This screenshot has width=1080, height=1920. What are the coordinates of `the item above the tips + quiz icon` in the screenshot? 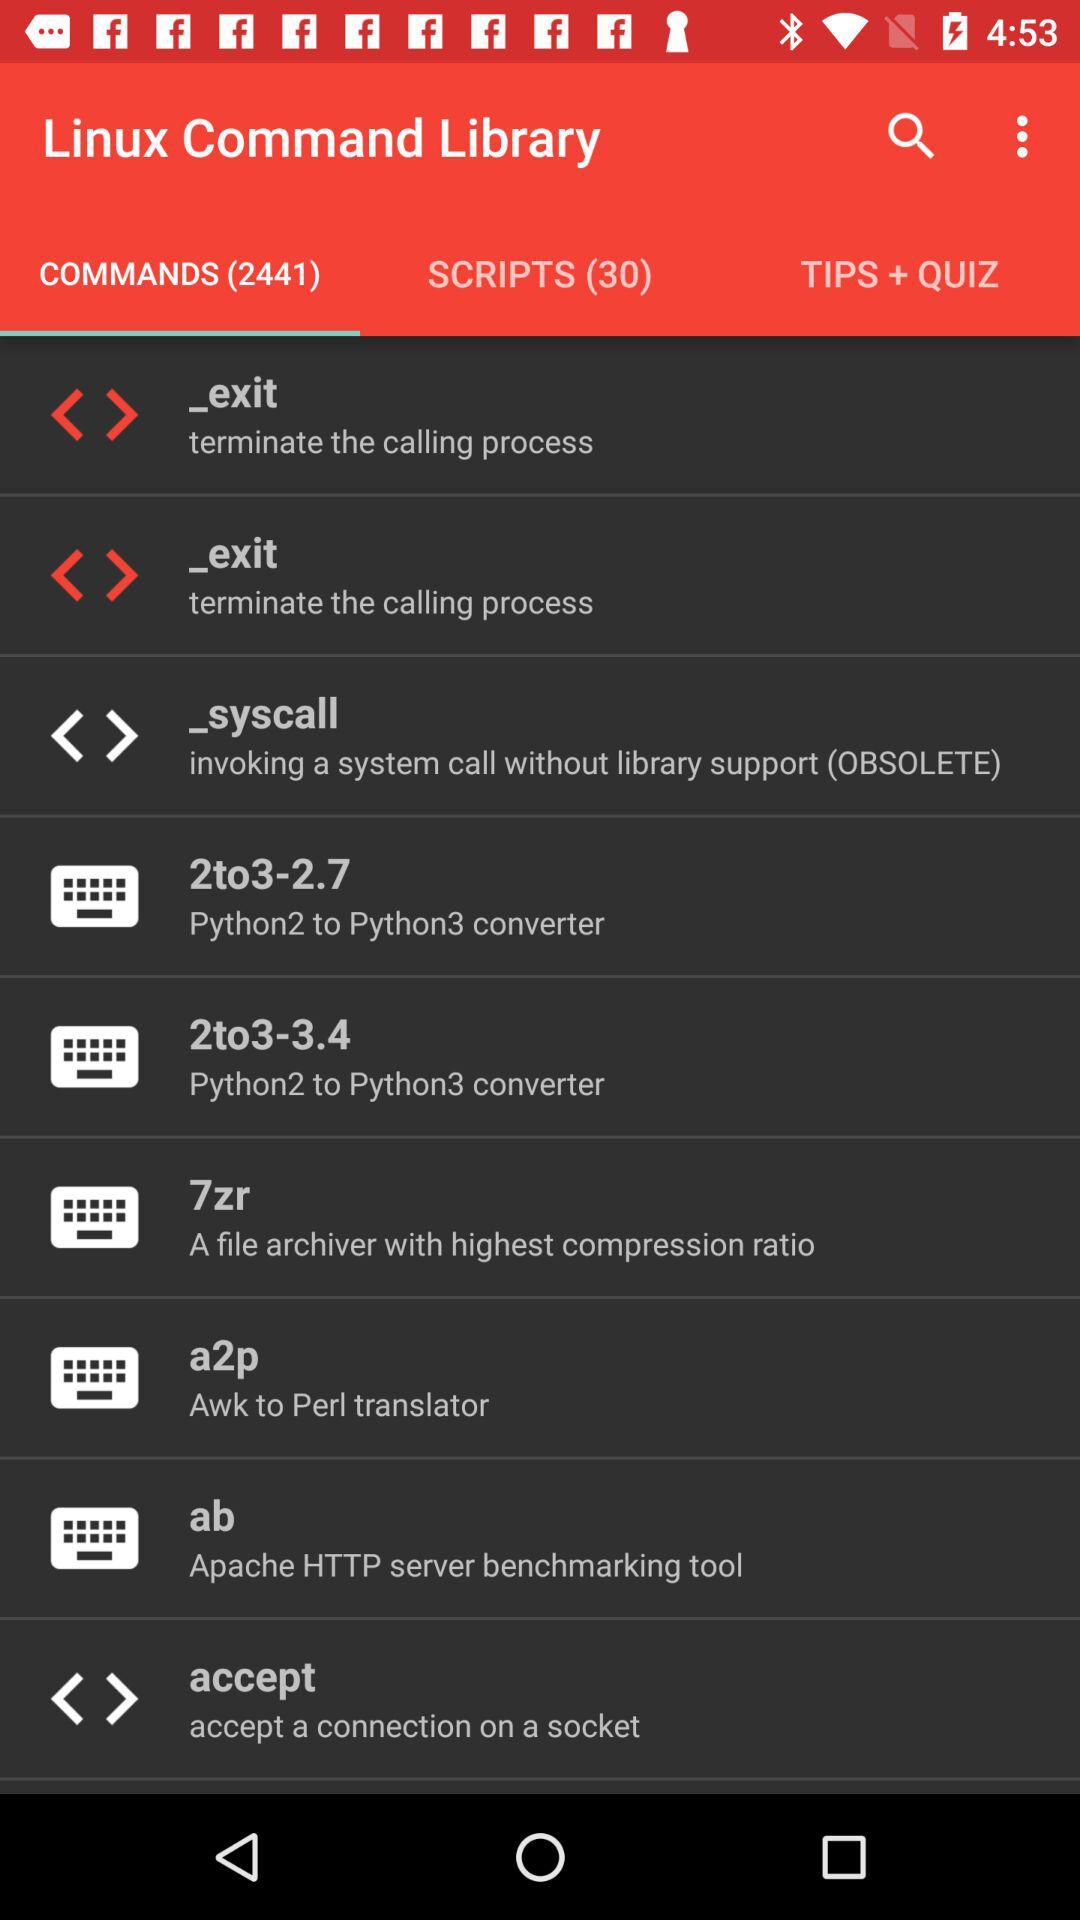 It's located at (1027, 135).